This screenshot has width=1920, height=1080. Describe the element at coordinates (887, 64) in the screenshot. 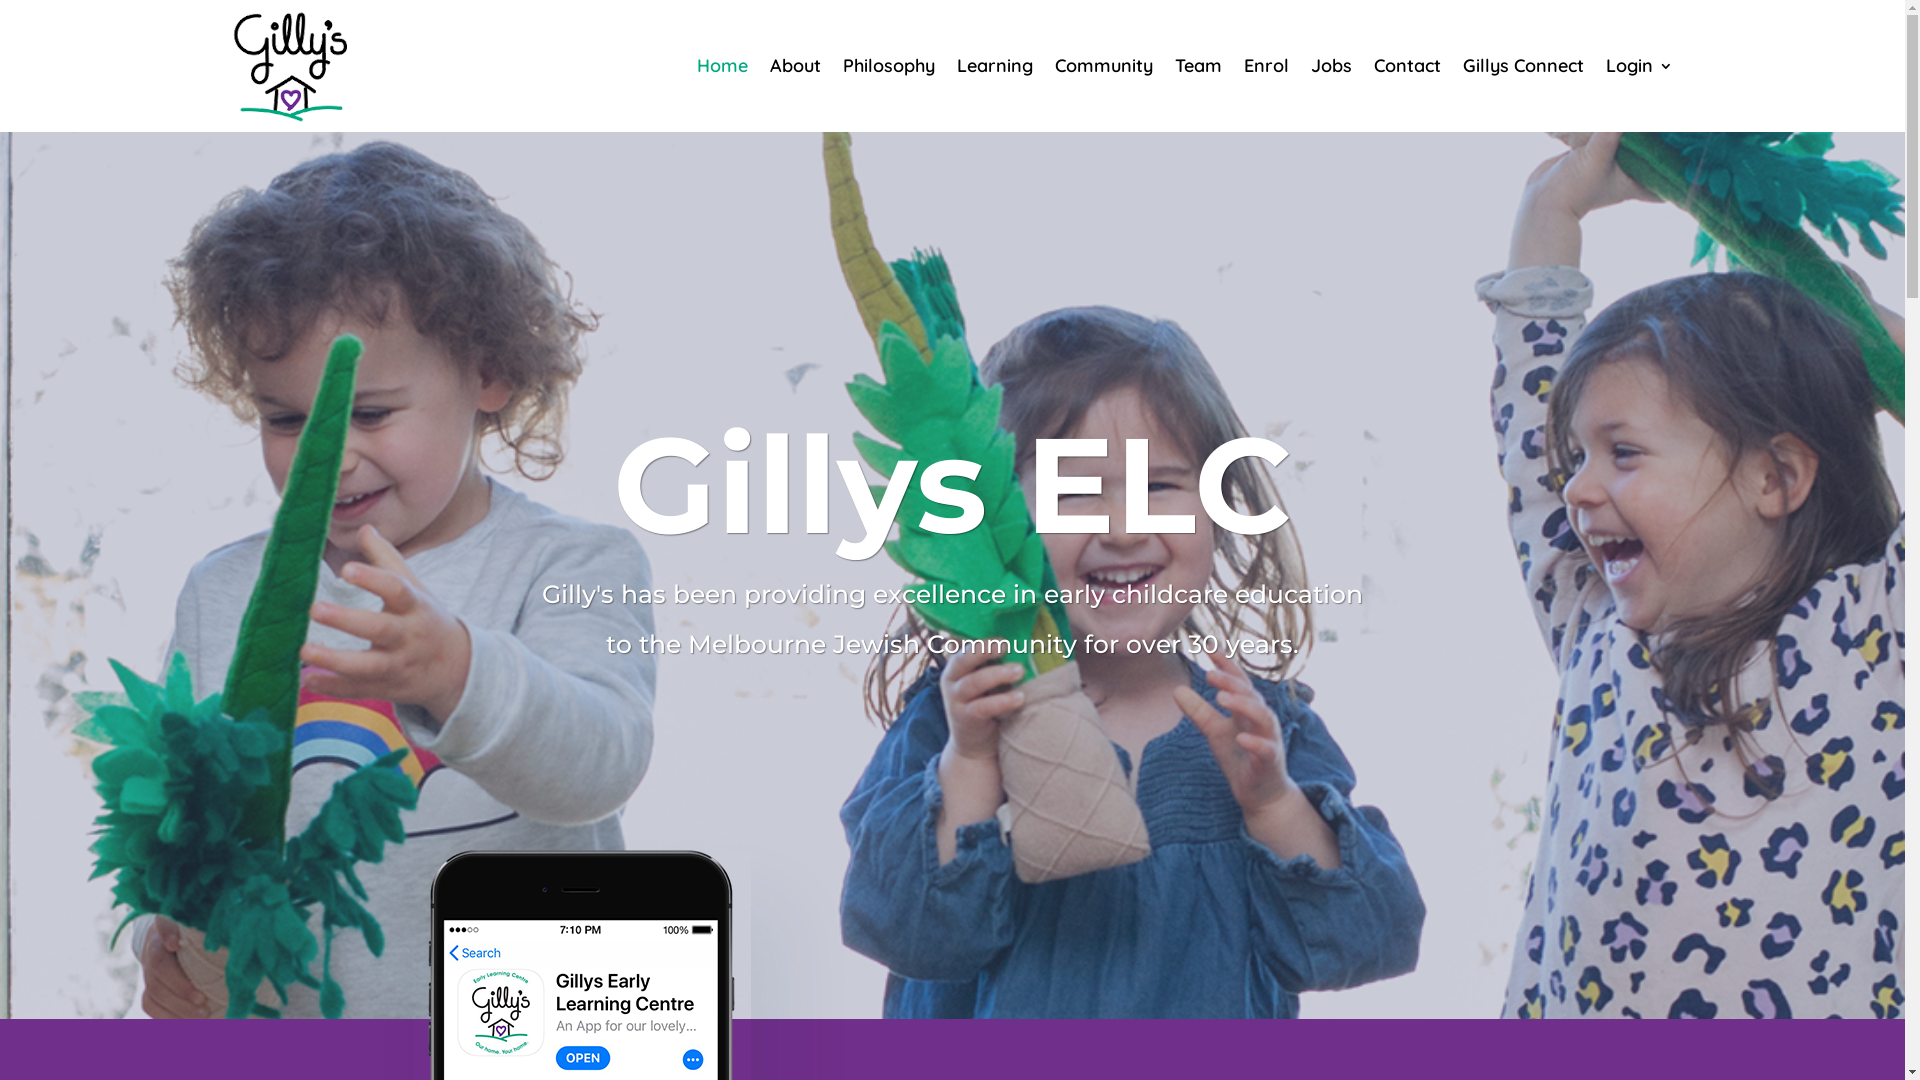

I see `'Philosophy'` at that location.